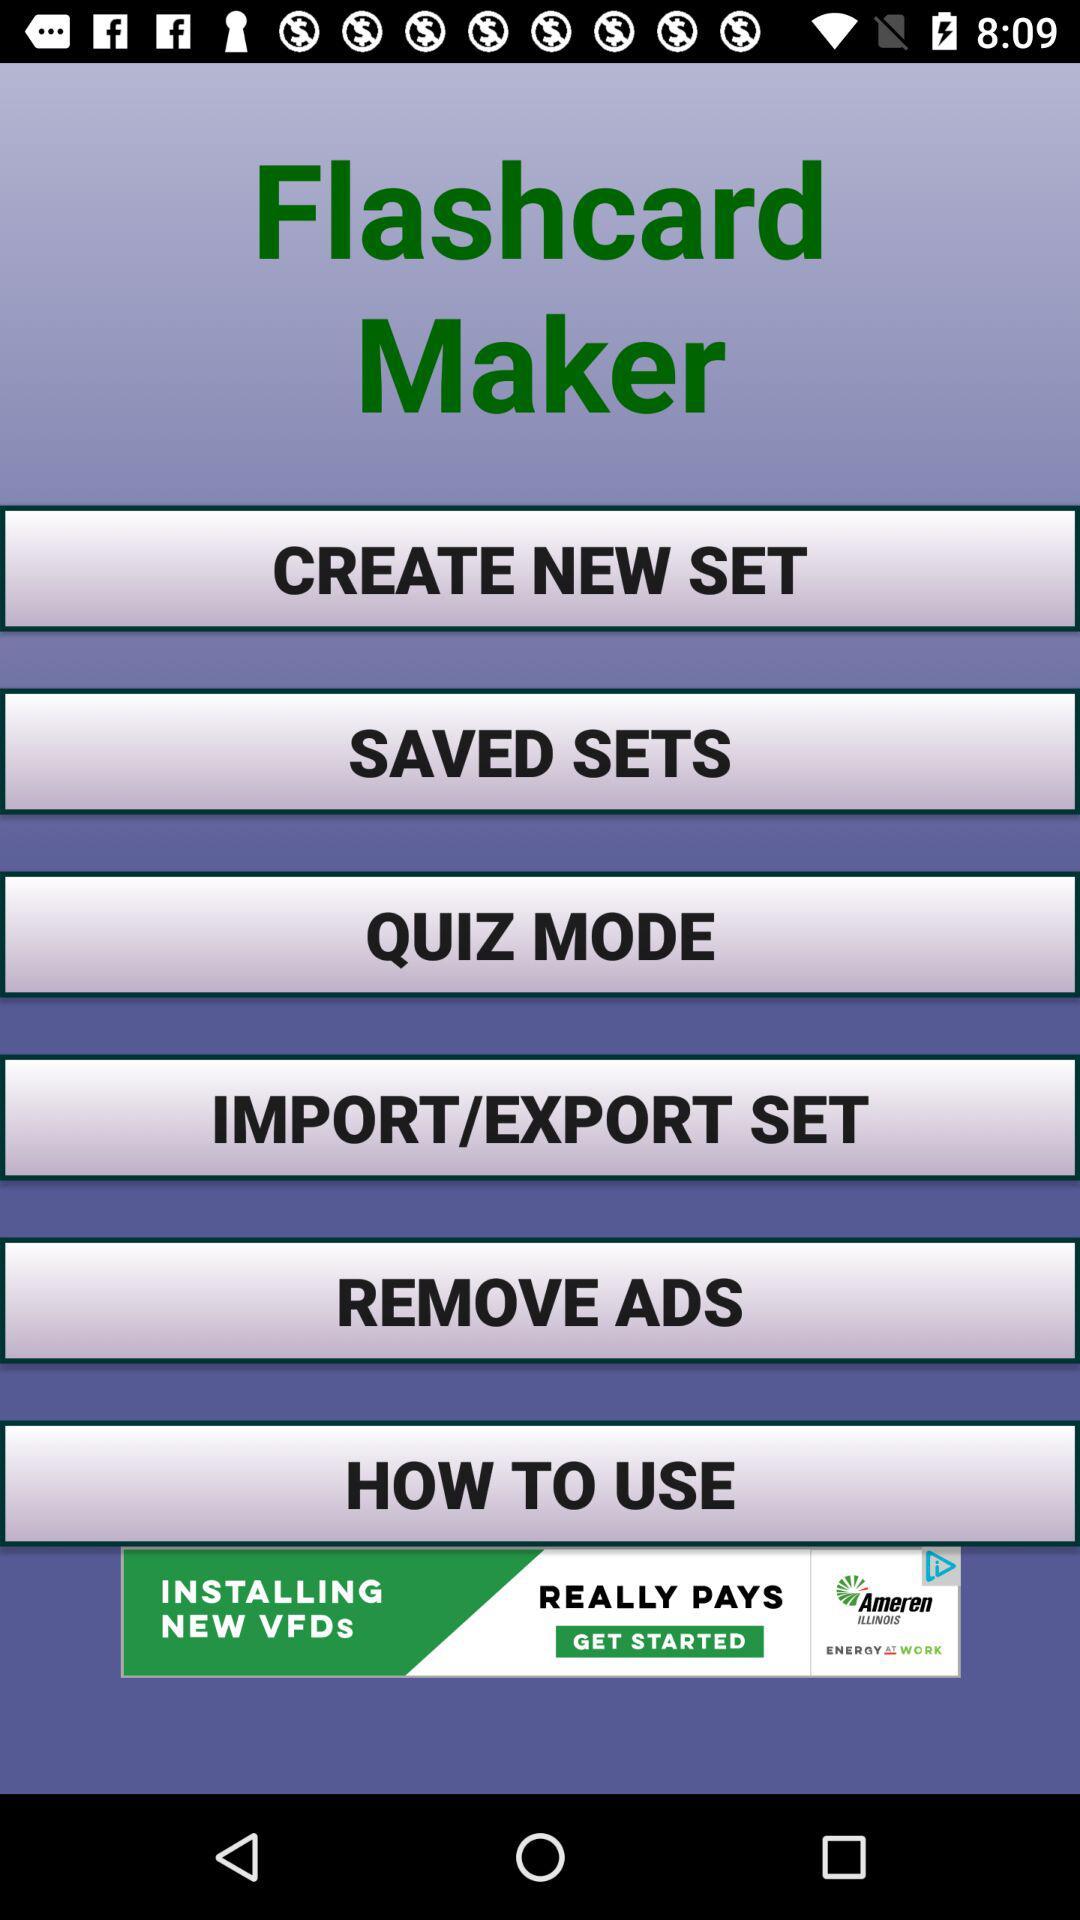 This screenshot has height=1920, width=1080. What do you see at coordinates (540, 1612) in the screenshot?
I see `an advertisements` at bounding box center [540, 1612].